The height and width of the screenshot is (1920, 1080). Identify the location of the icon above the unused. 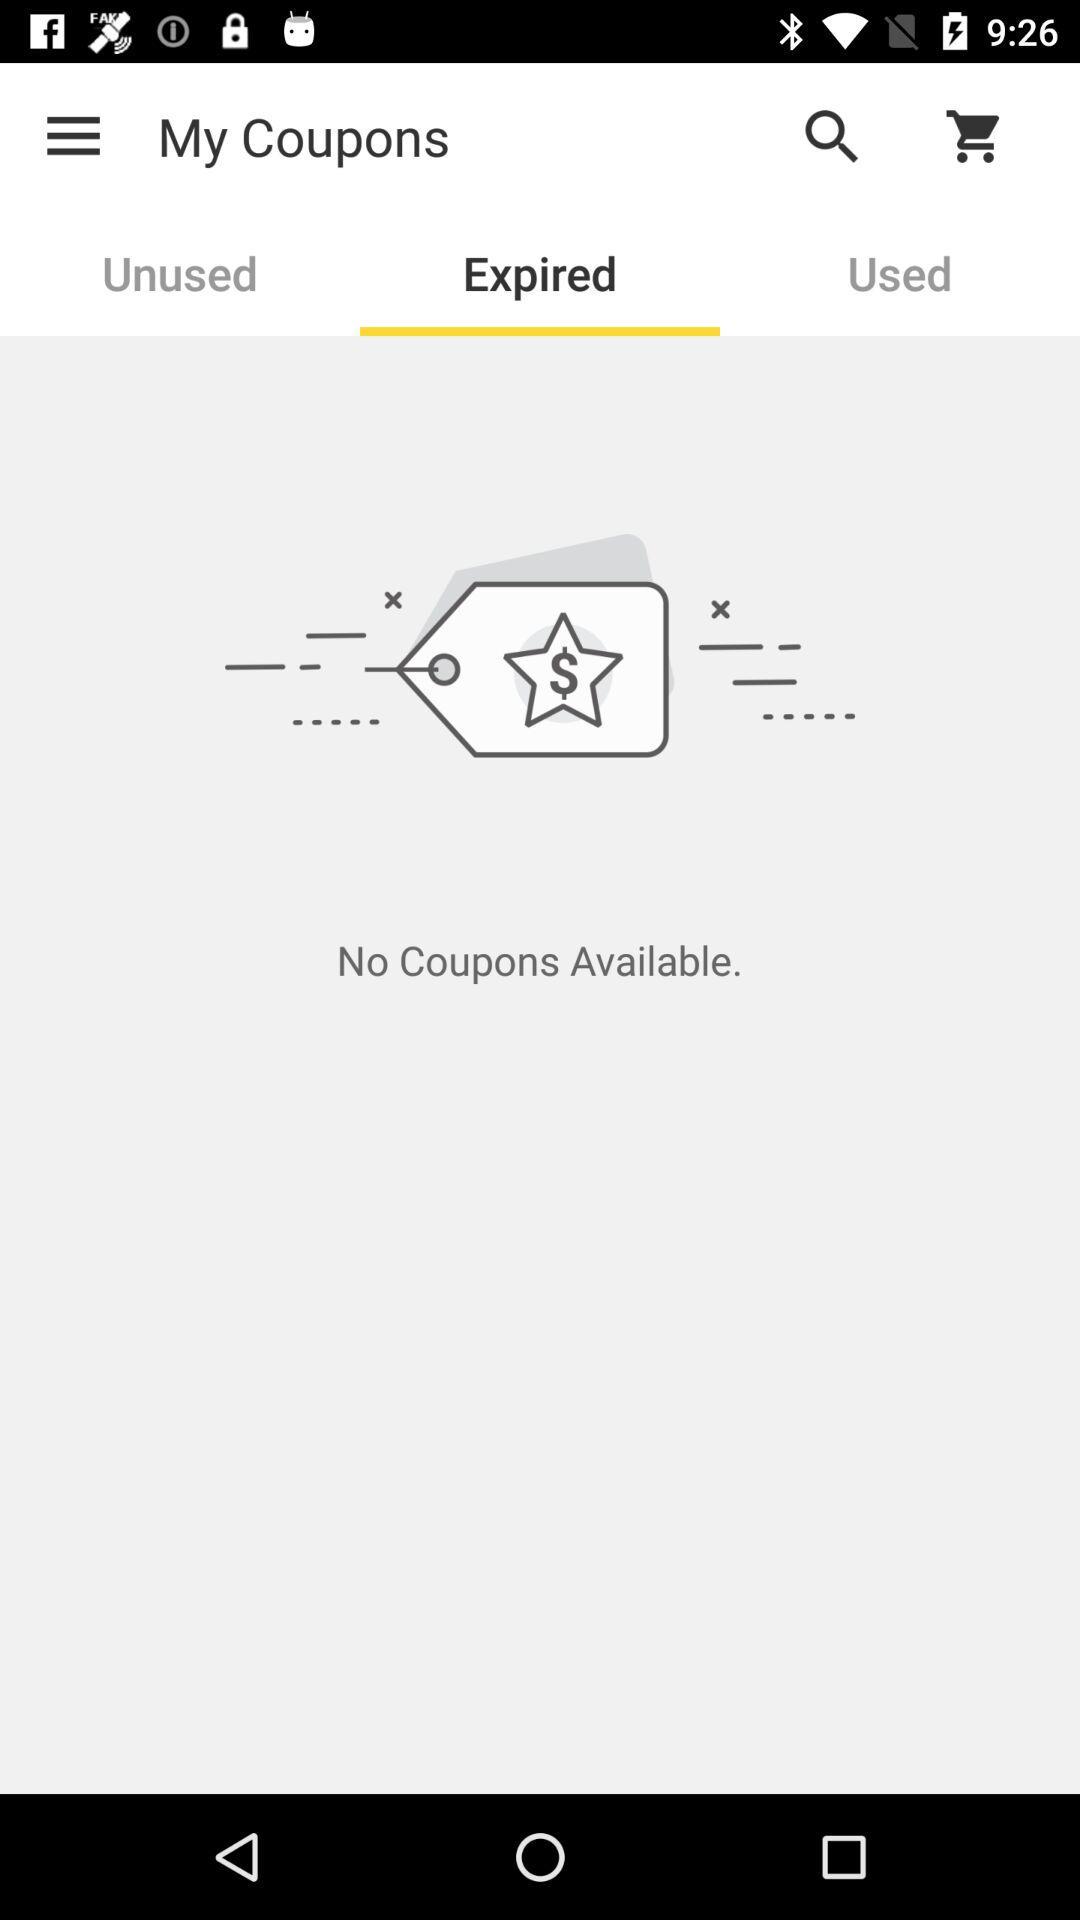
(72, 135).